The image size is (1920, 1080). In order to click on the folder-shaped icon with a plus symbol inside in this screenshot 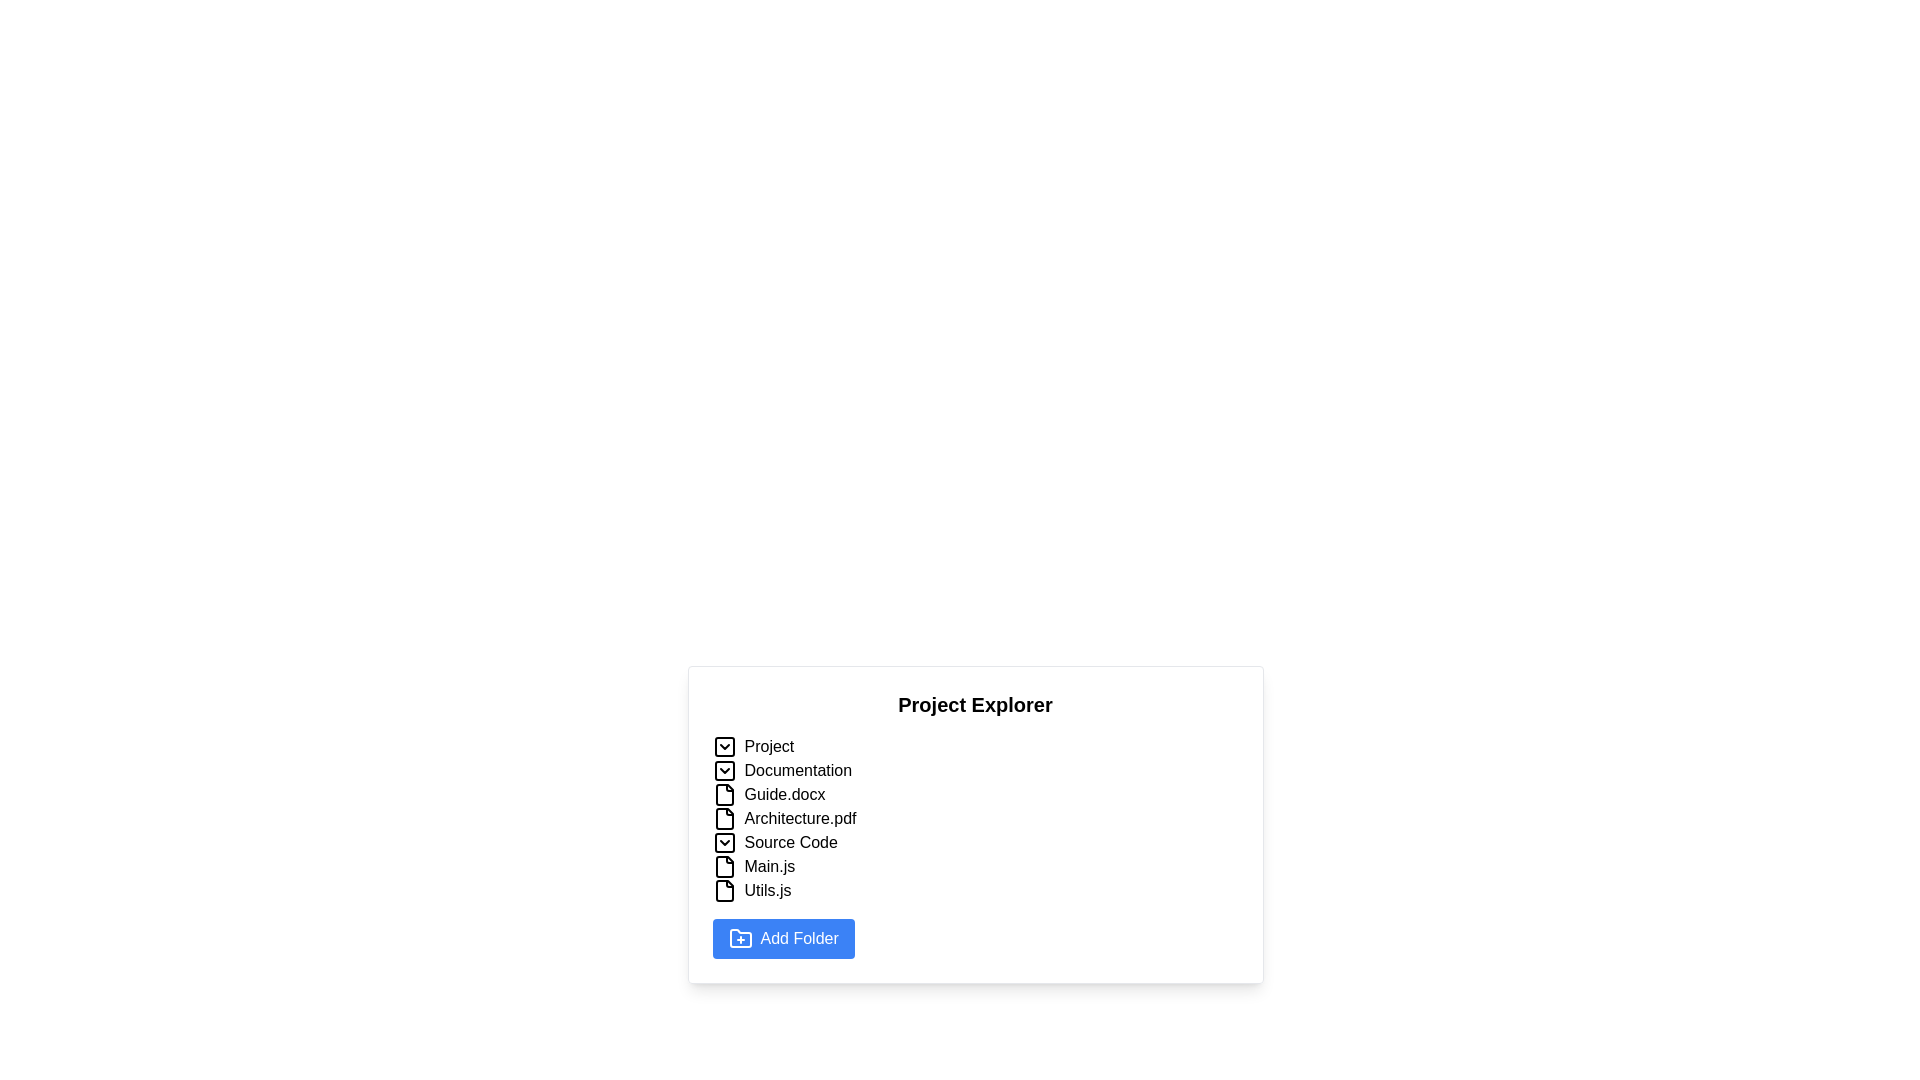, I will do `click(739, 938)`.